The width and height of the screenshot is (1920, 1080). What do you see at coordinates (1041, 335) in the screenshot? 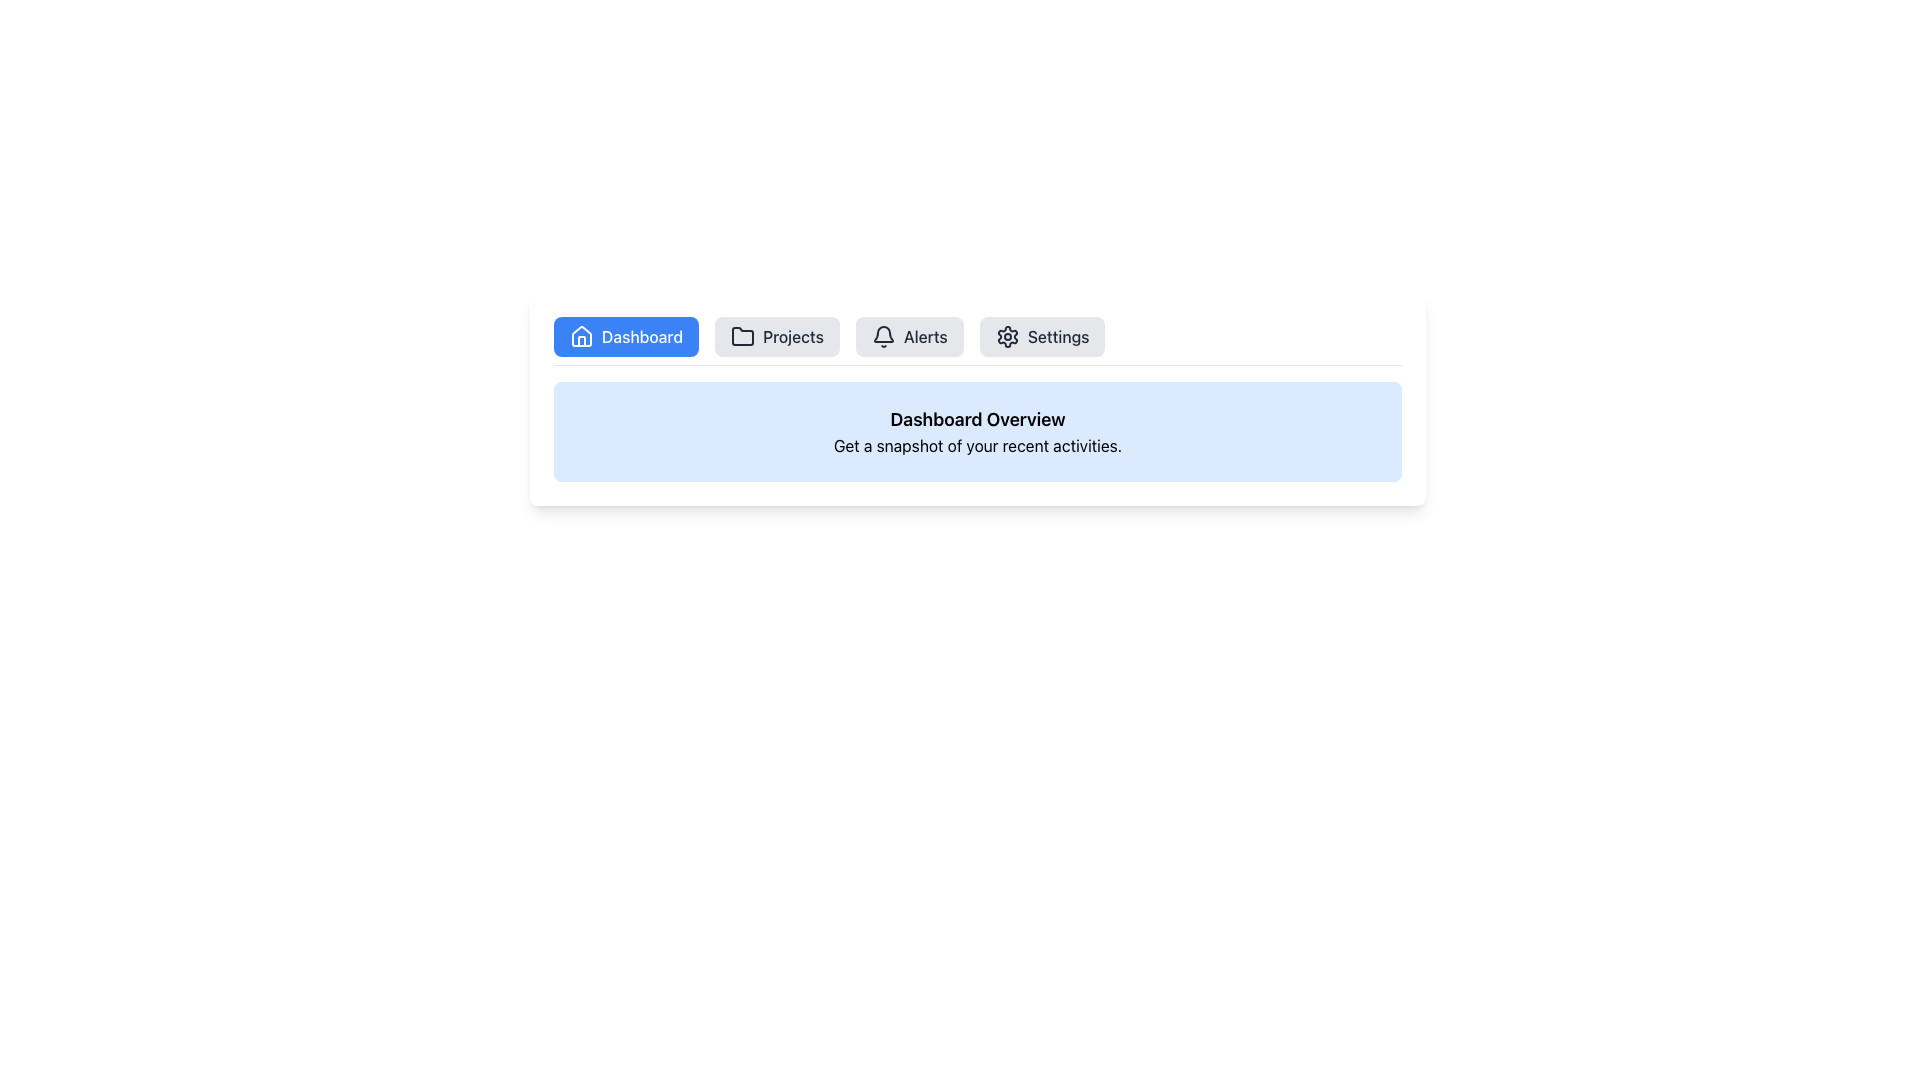
I see `the 'Settings' button, which features a cogwheel icon and is the fourth element in the navigation bar` at bounding box center [1041, 335].